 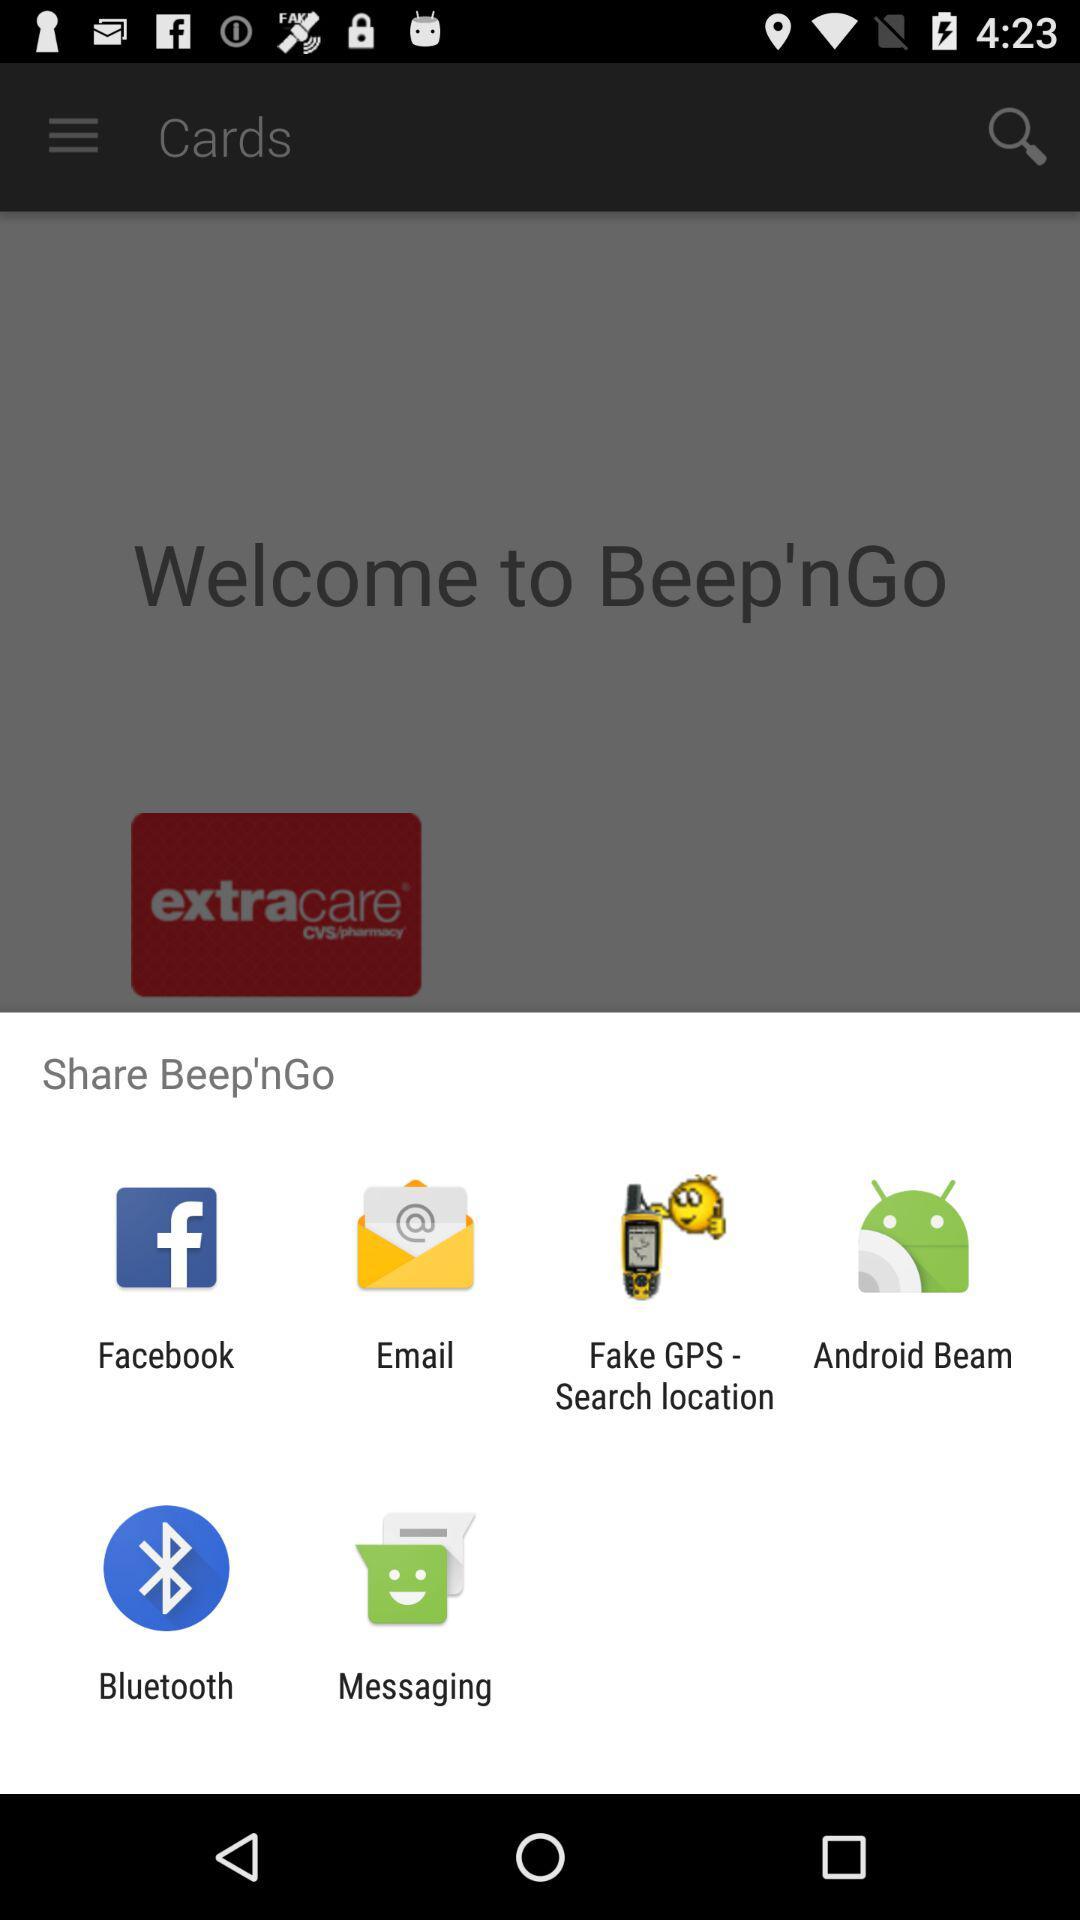 What do you see at coordinates (165, 1705) in the screenshot?
I see `item to the left of messaging item` at bounding box center [165, 1705].